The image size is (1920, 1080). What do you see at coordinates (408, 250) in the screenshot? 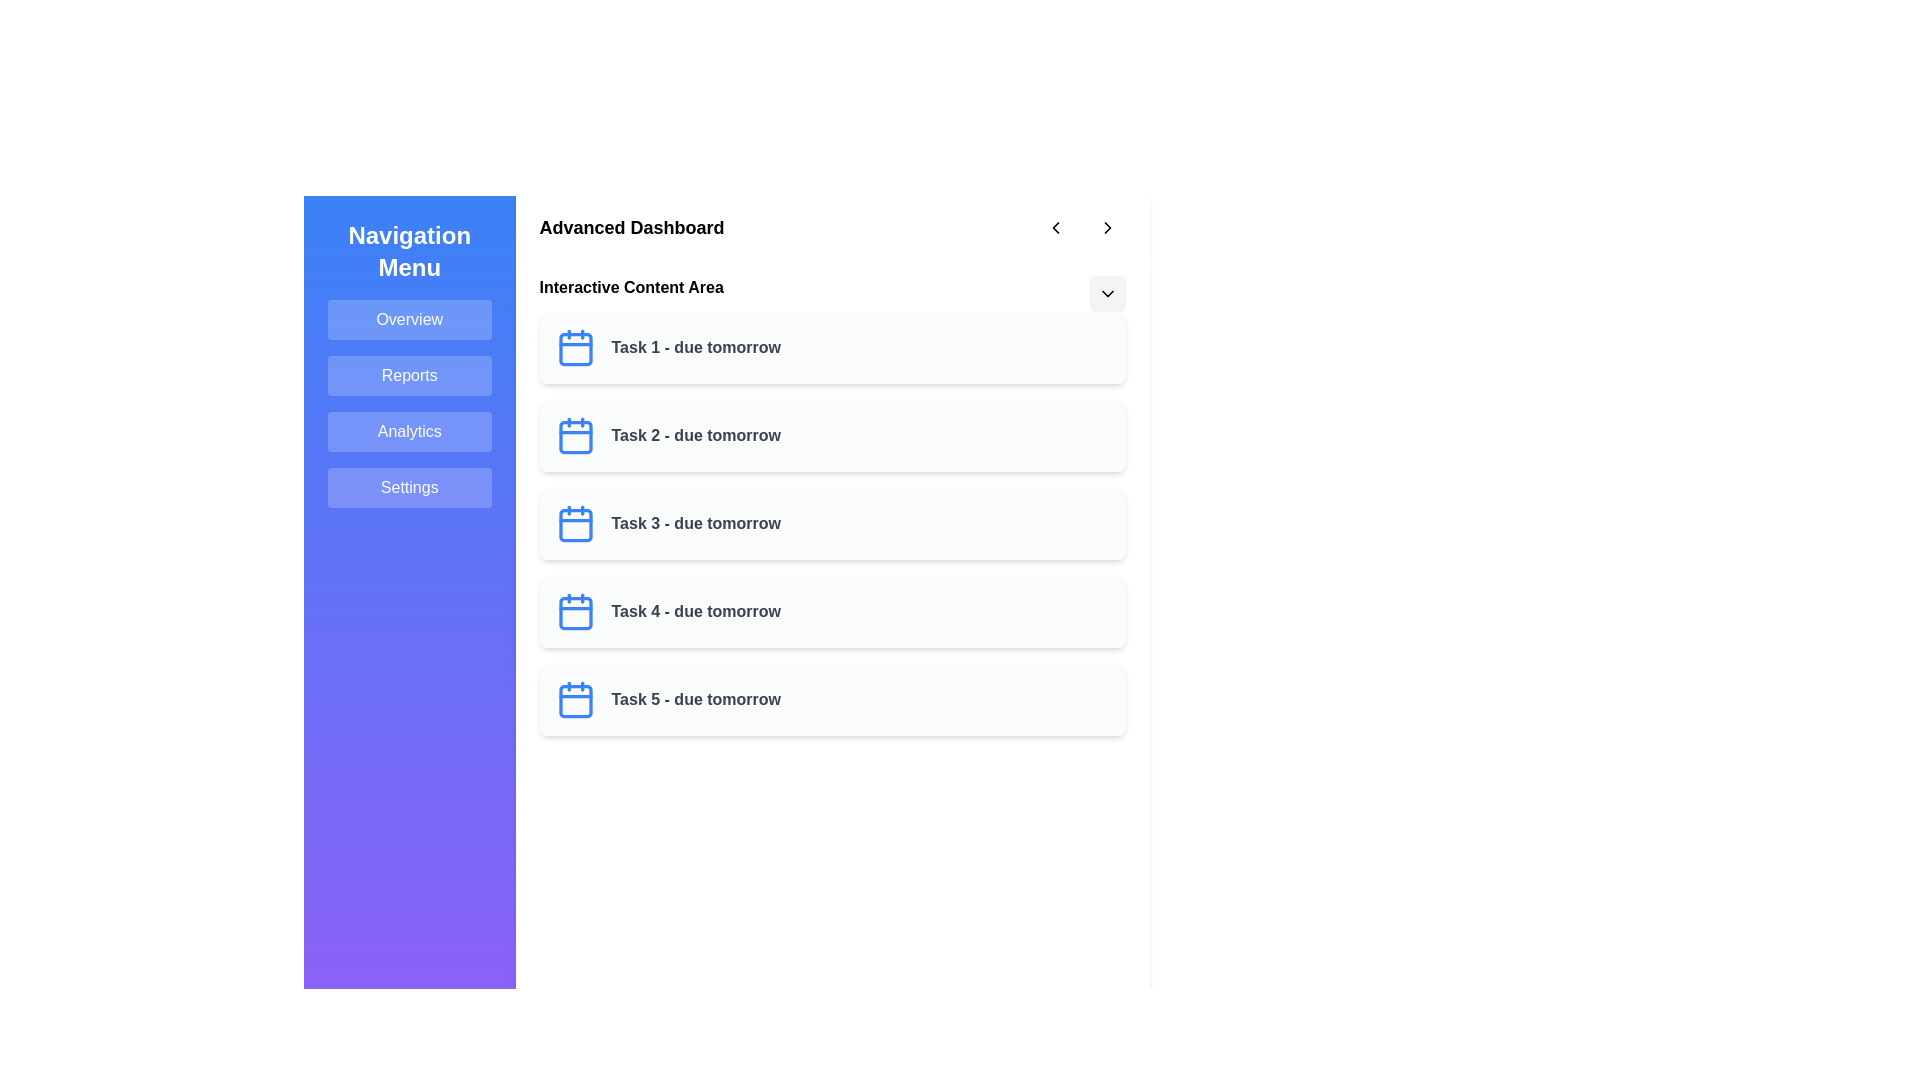
I see `the 'Navigation Menu' static text label, which is styled with a large and bold font and is located at the top of the sidebar section on a gradient background transitioning from blue to purple` at bounding box center [408, 250].